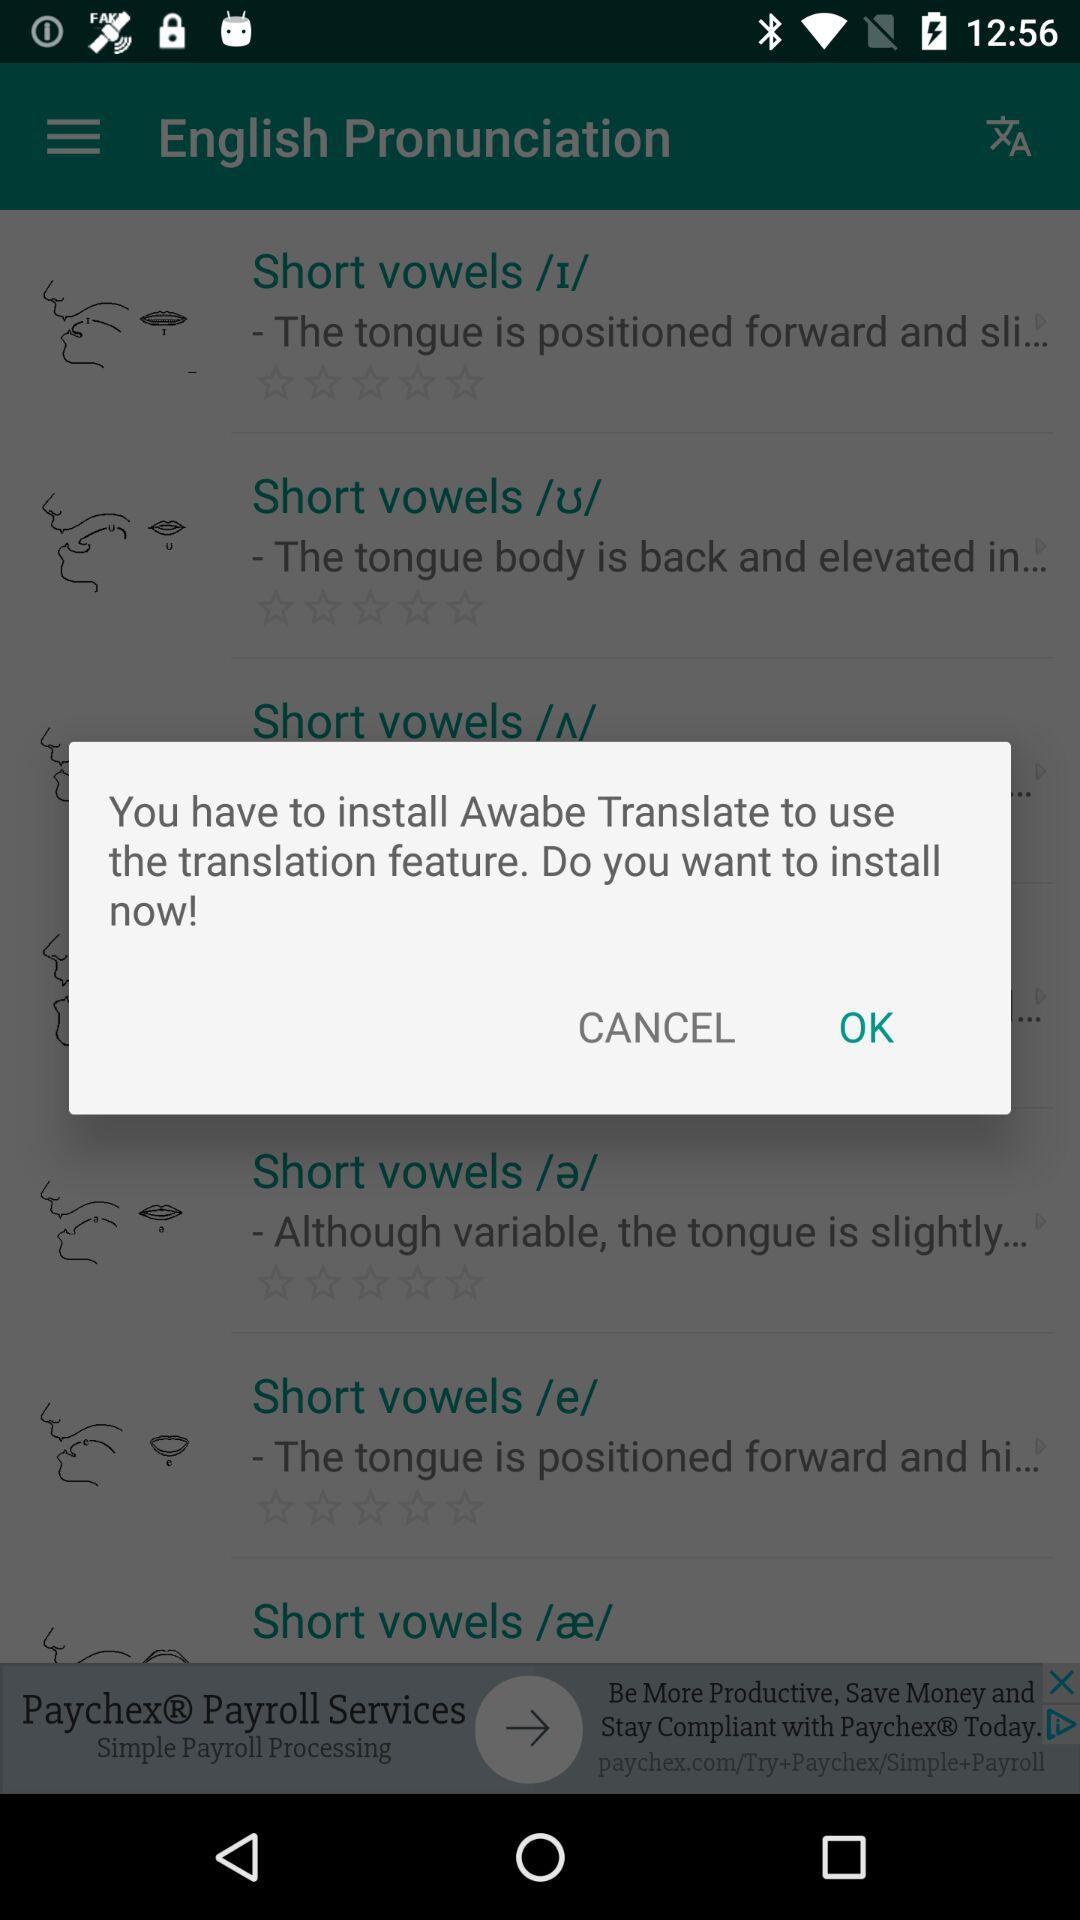 Image resolution: width=1080 pixels, height=1920 pixels. What do you see at coordinates (1040, 546) in the screenshot?
I see `the arrow button in the second row right corner` at bounding box center [1040, 546].